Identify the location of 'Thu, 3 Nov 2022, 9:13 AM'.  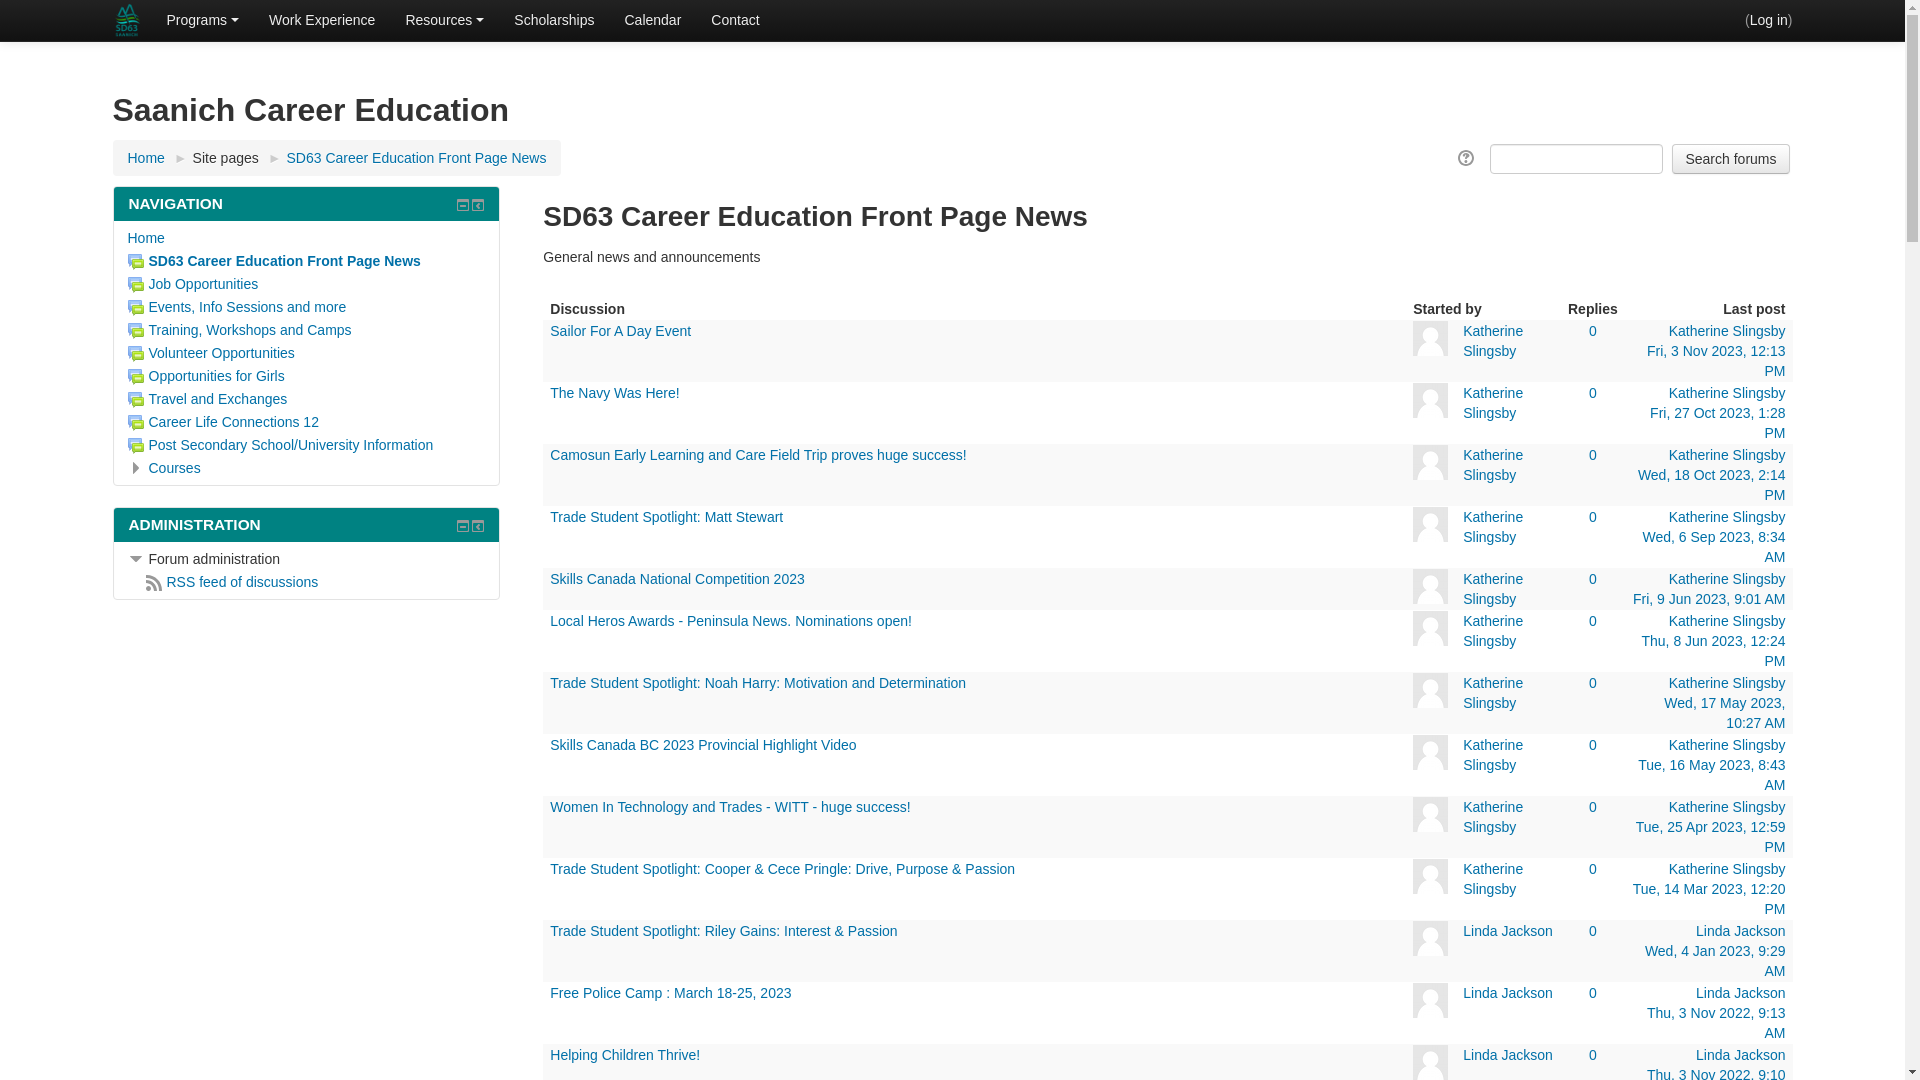
(1715, 1022).